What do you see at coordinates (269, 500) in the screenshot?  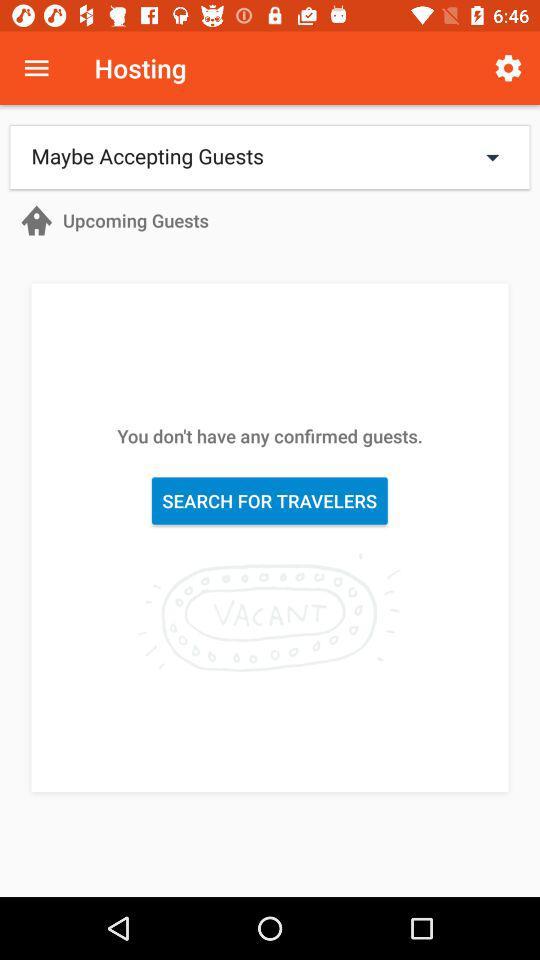 I see `the search for travelers icon` at bounding box center [269, 500].